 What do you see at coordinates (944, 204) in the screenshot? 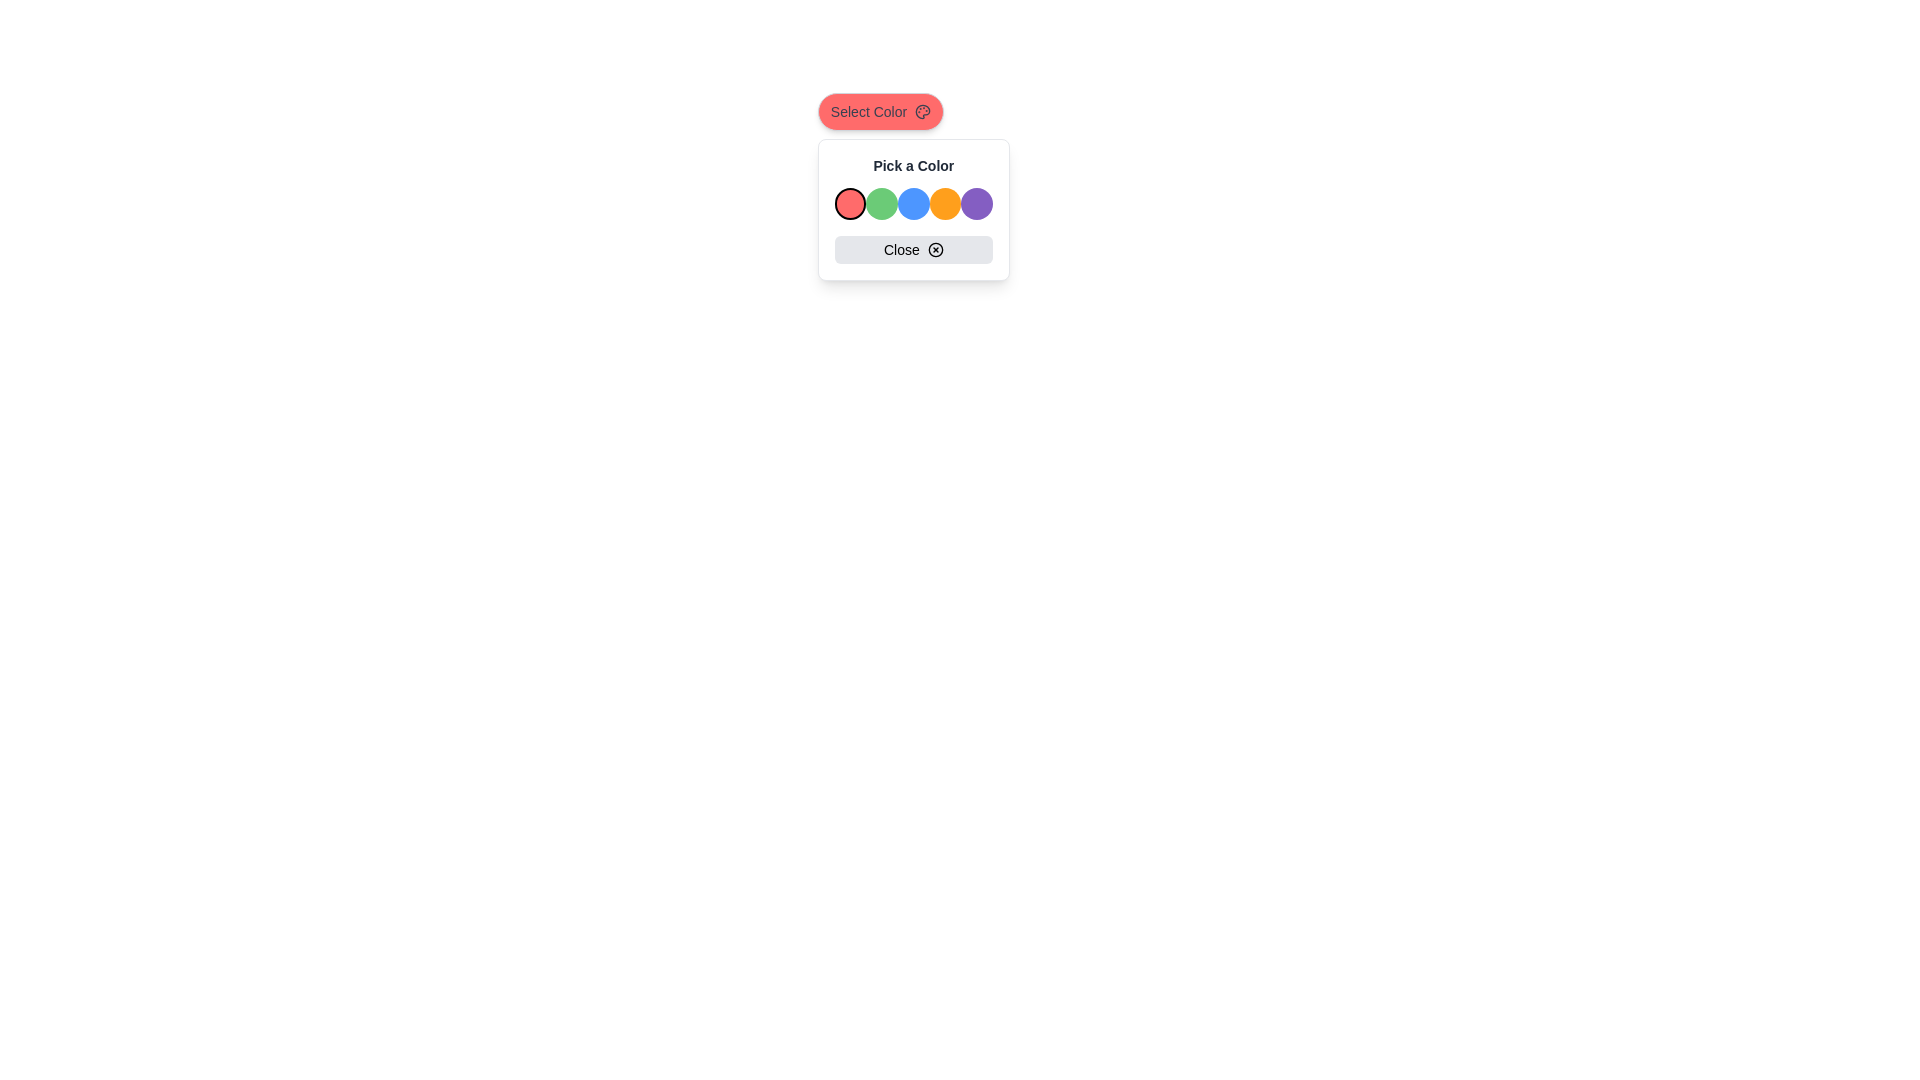
I see `the fourth selectable color option button in the color picker interface` at bounding box center [944, 204].